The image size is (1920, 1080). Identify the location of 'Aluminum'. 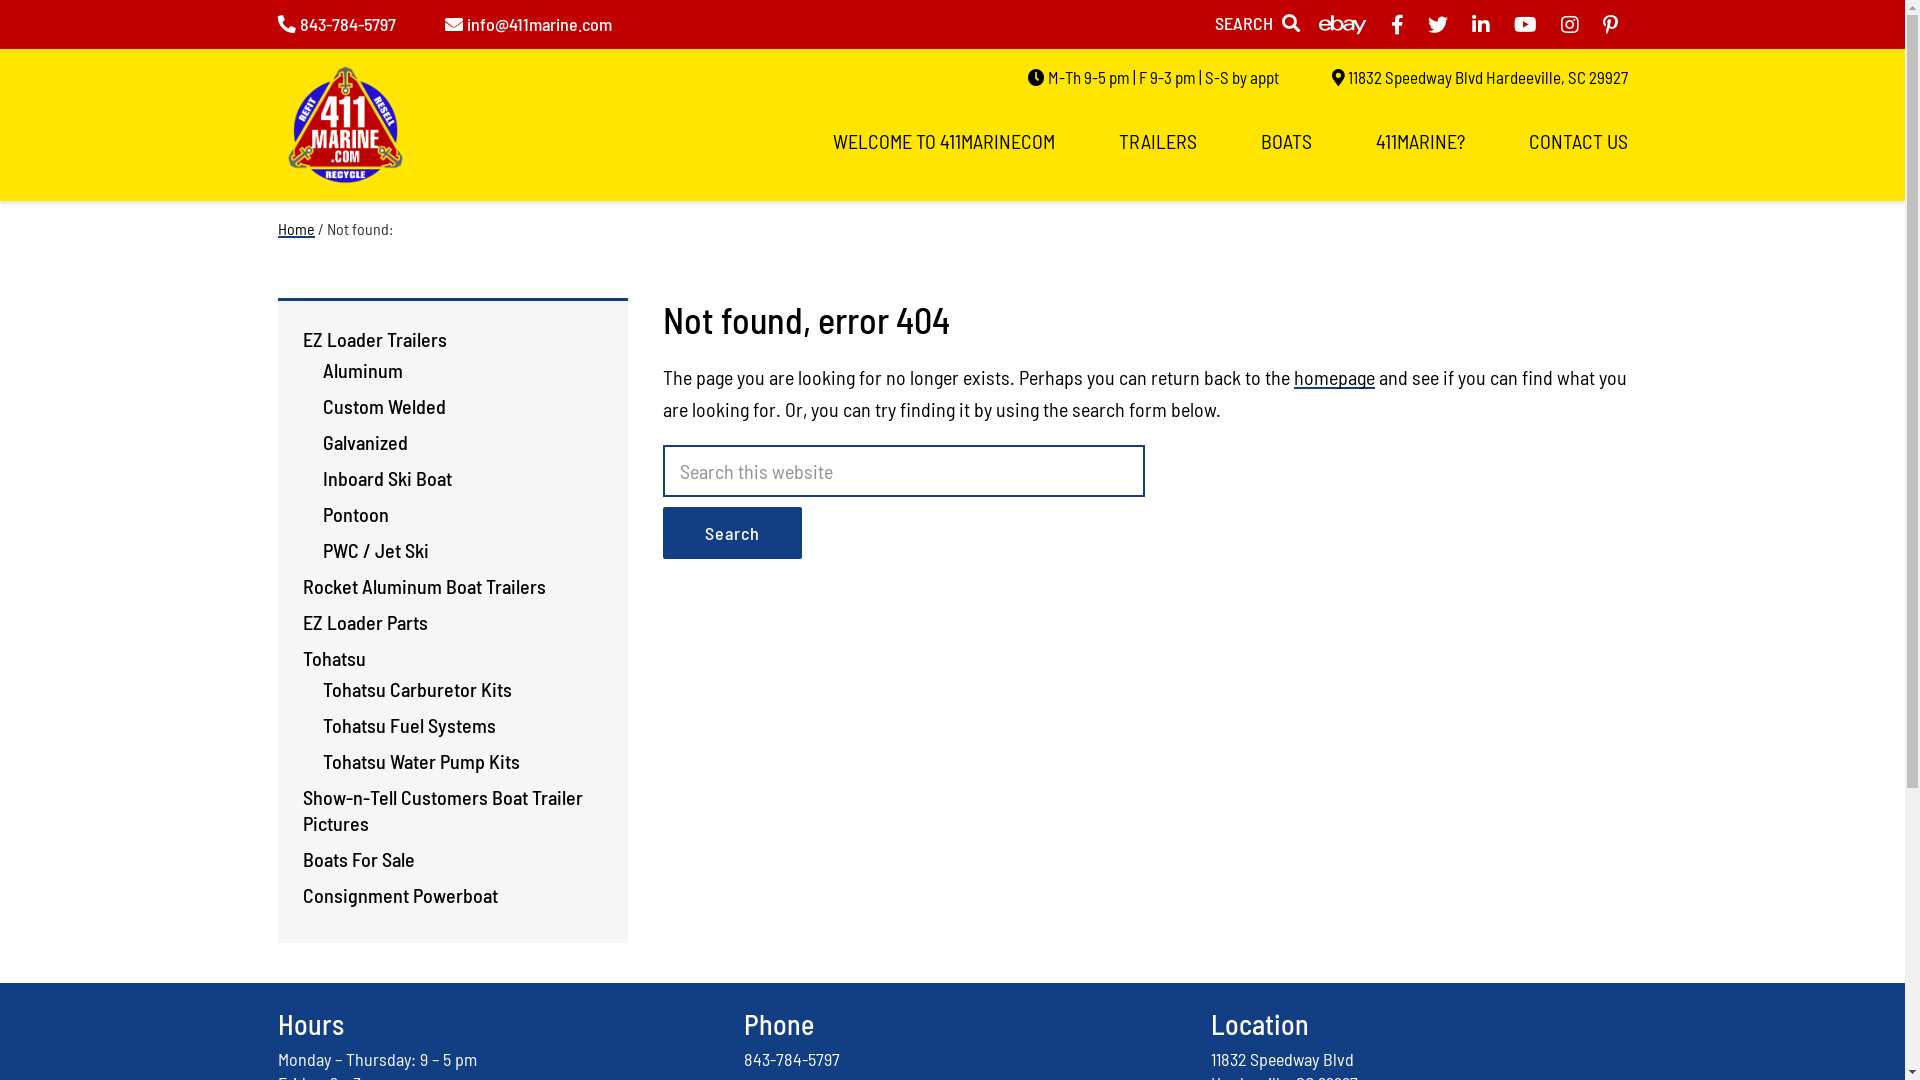
(361, 370).